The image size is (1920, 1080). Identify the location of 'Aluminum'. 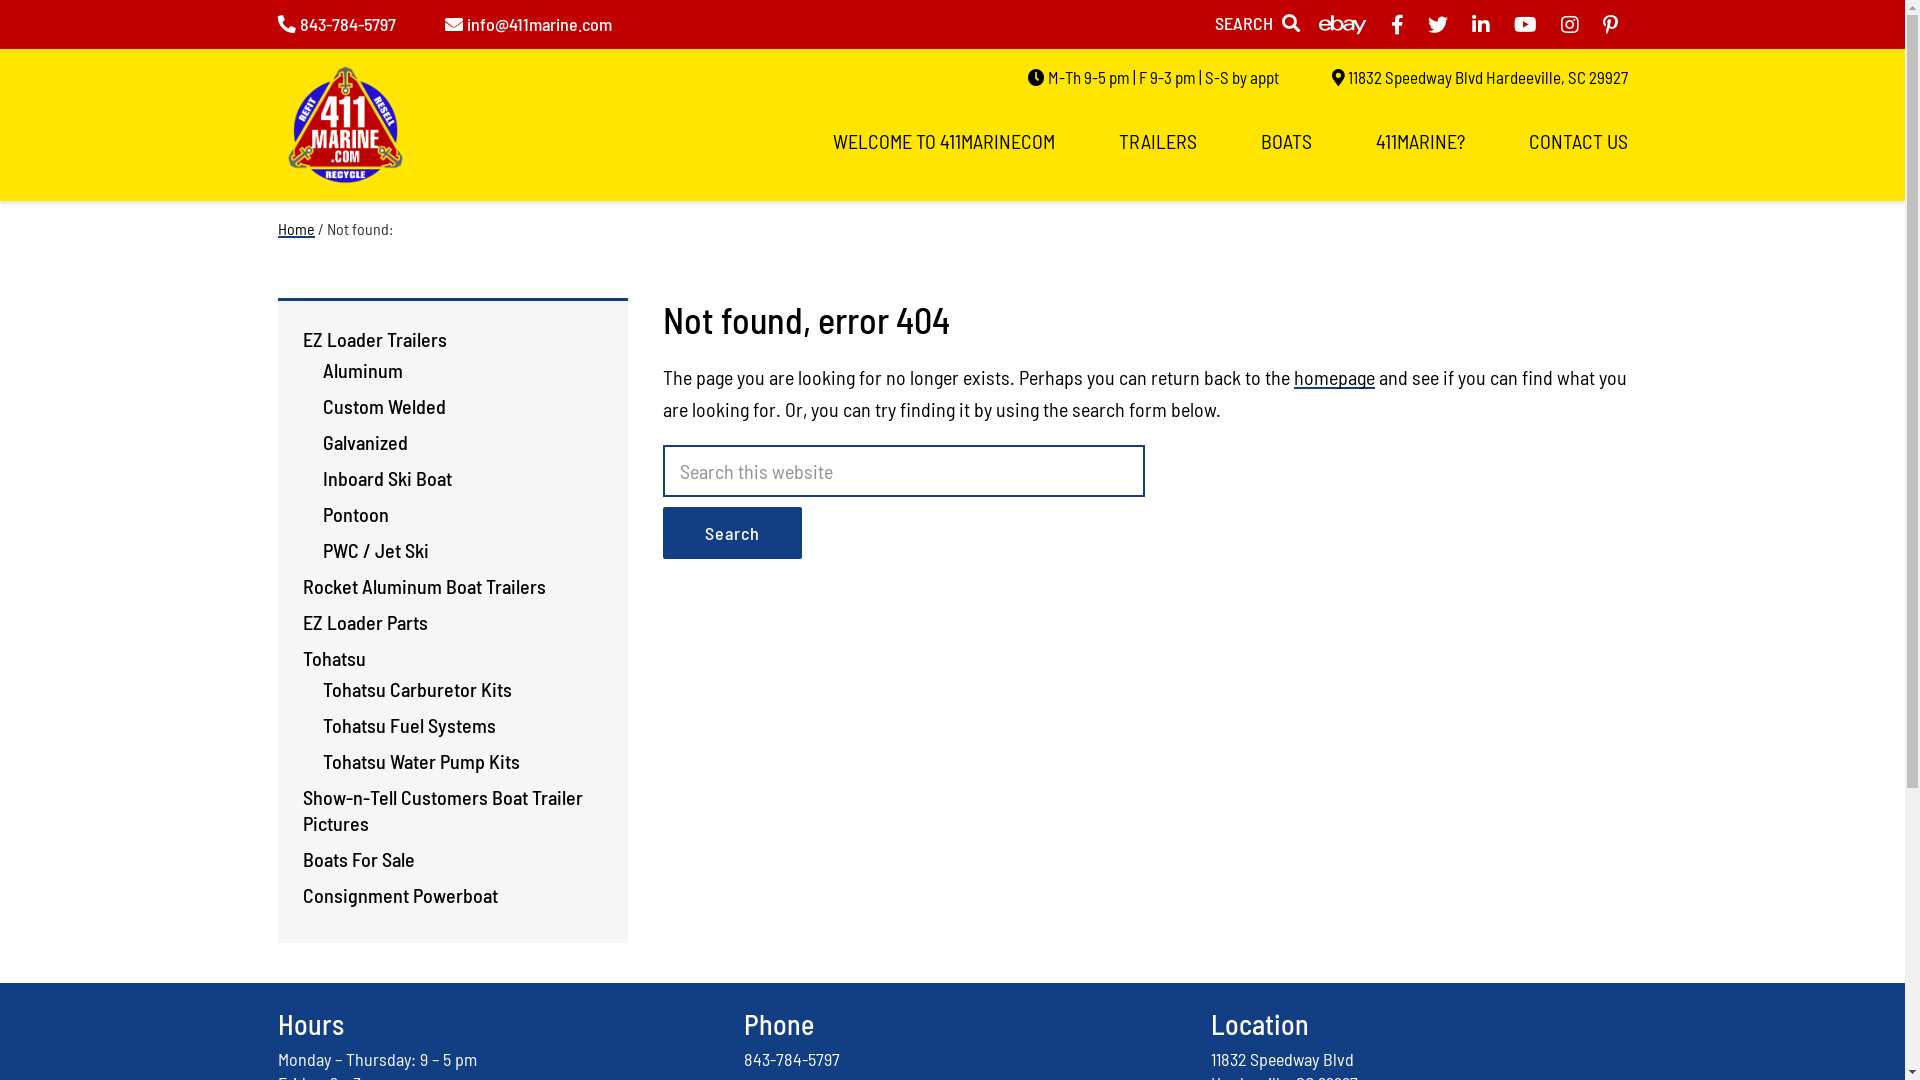
(361, 370).